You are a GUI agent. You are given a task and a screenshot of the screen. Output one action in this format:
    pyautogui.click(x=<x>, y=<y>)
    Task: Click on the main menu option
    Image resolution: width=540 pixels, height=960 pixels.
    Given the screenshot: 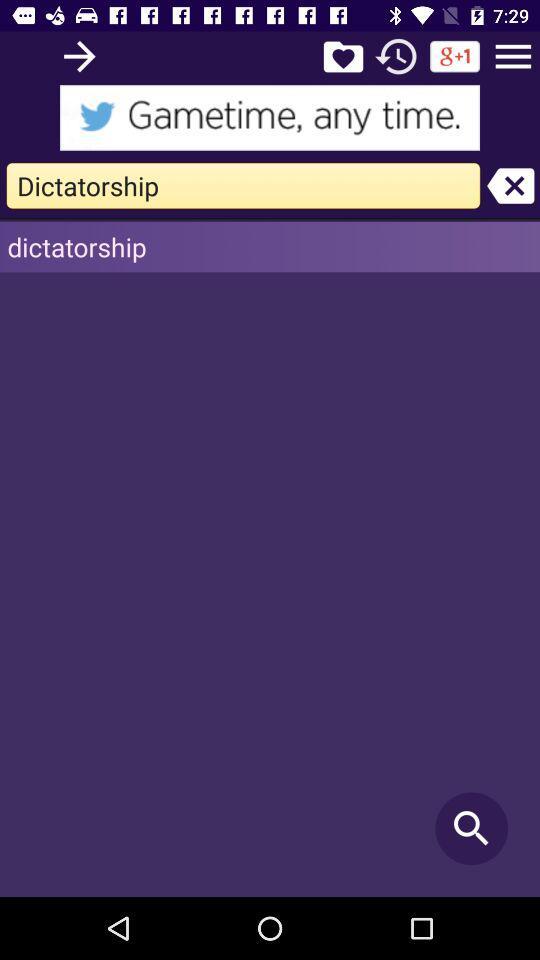 What is the action you would take?
    pyautogui.click(x=513, y=55)
    